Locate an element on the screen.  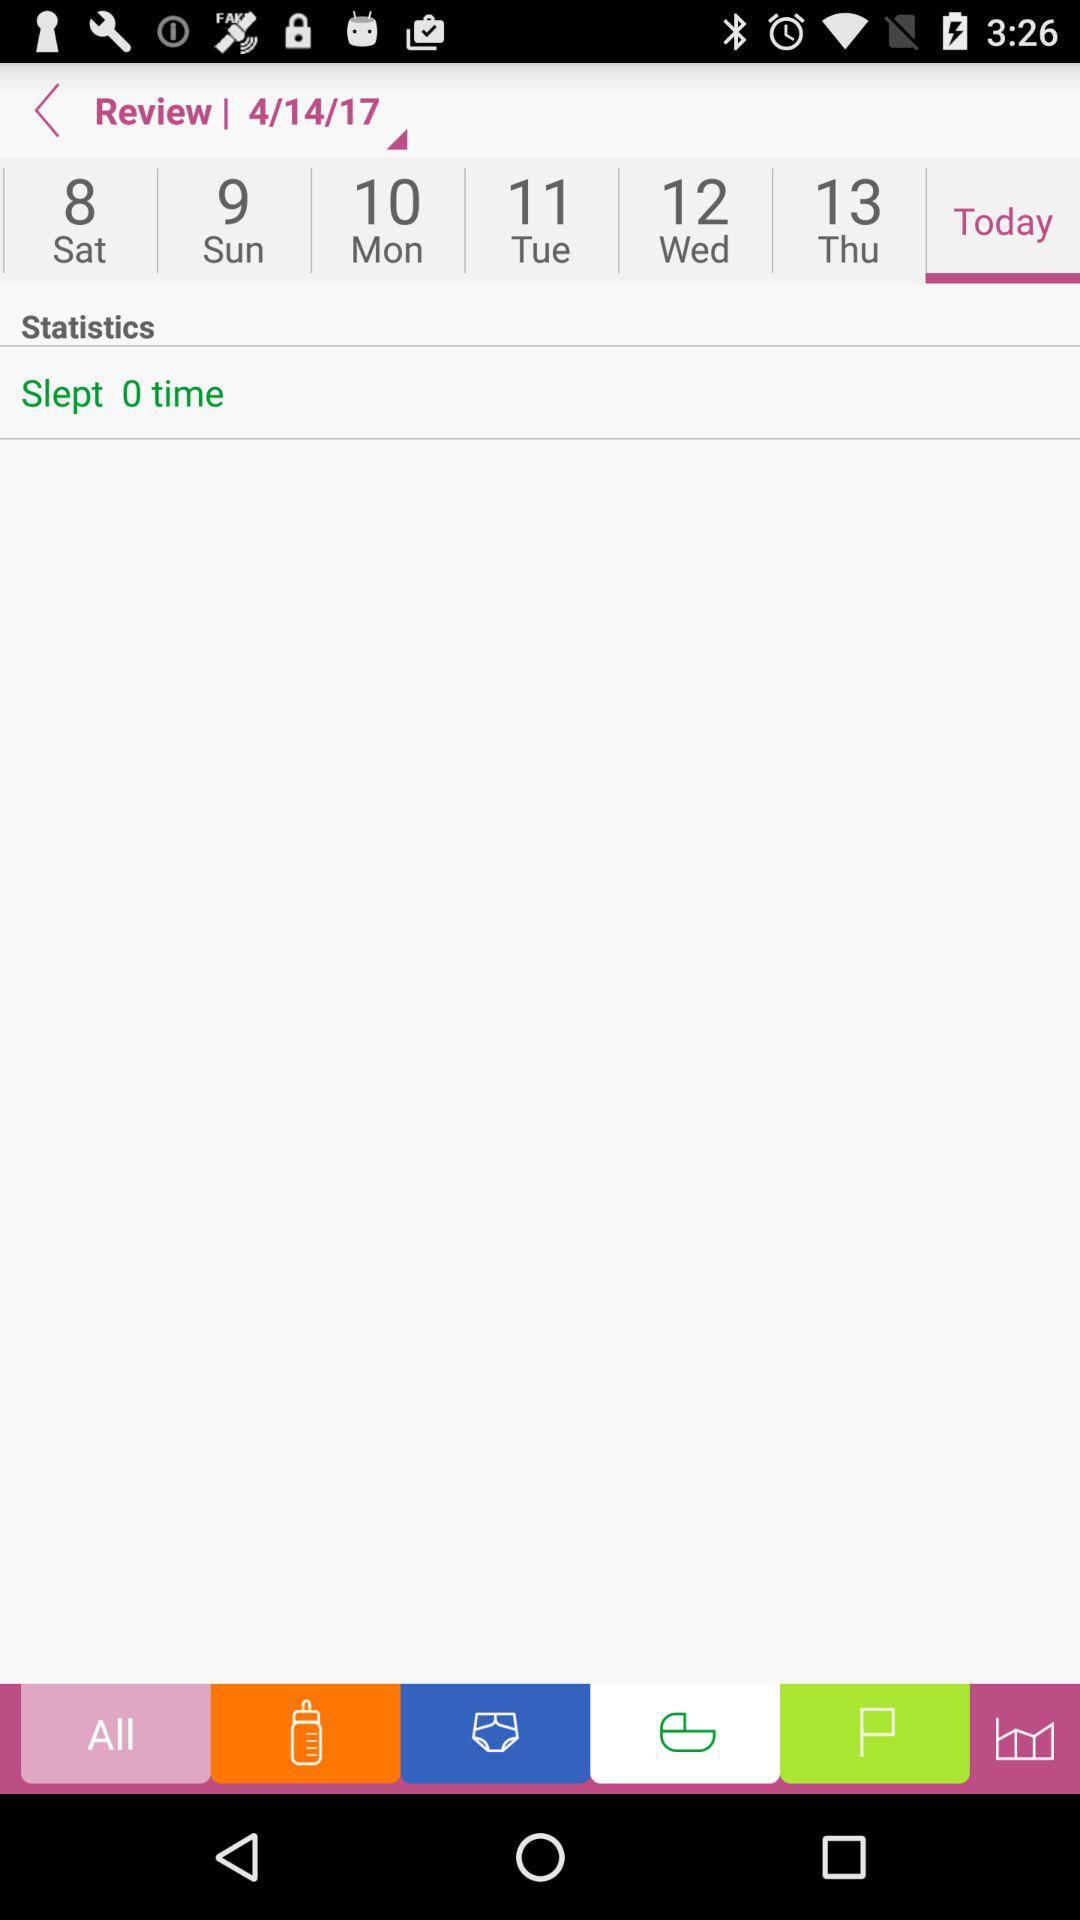
the arrow_backward icon is located at coordinates (46, 117).